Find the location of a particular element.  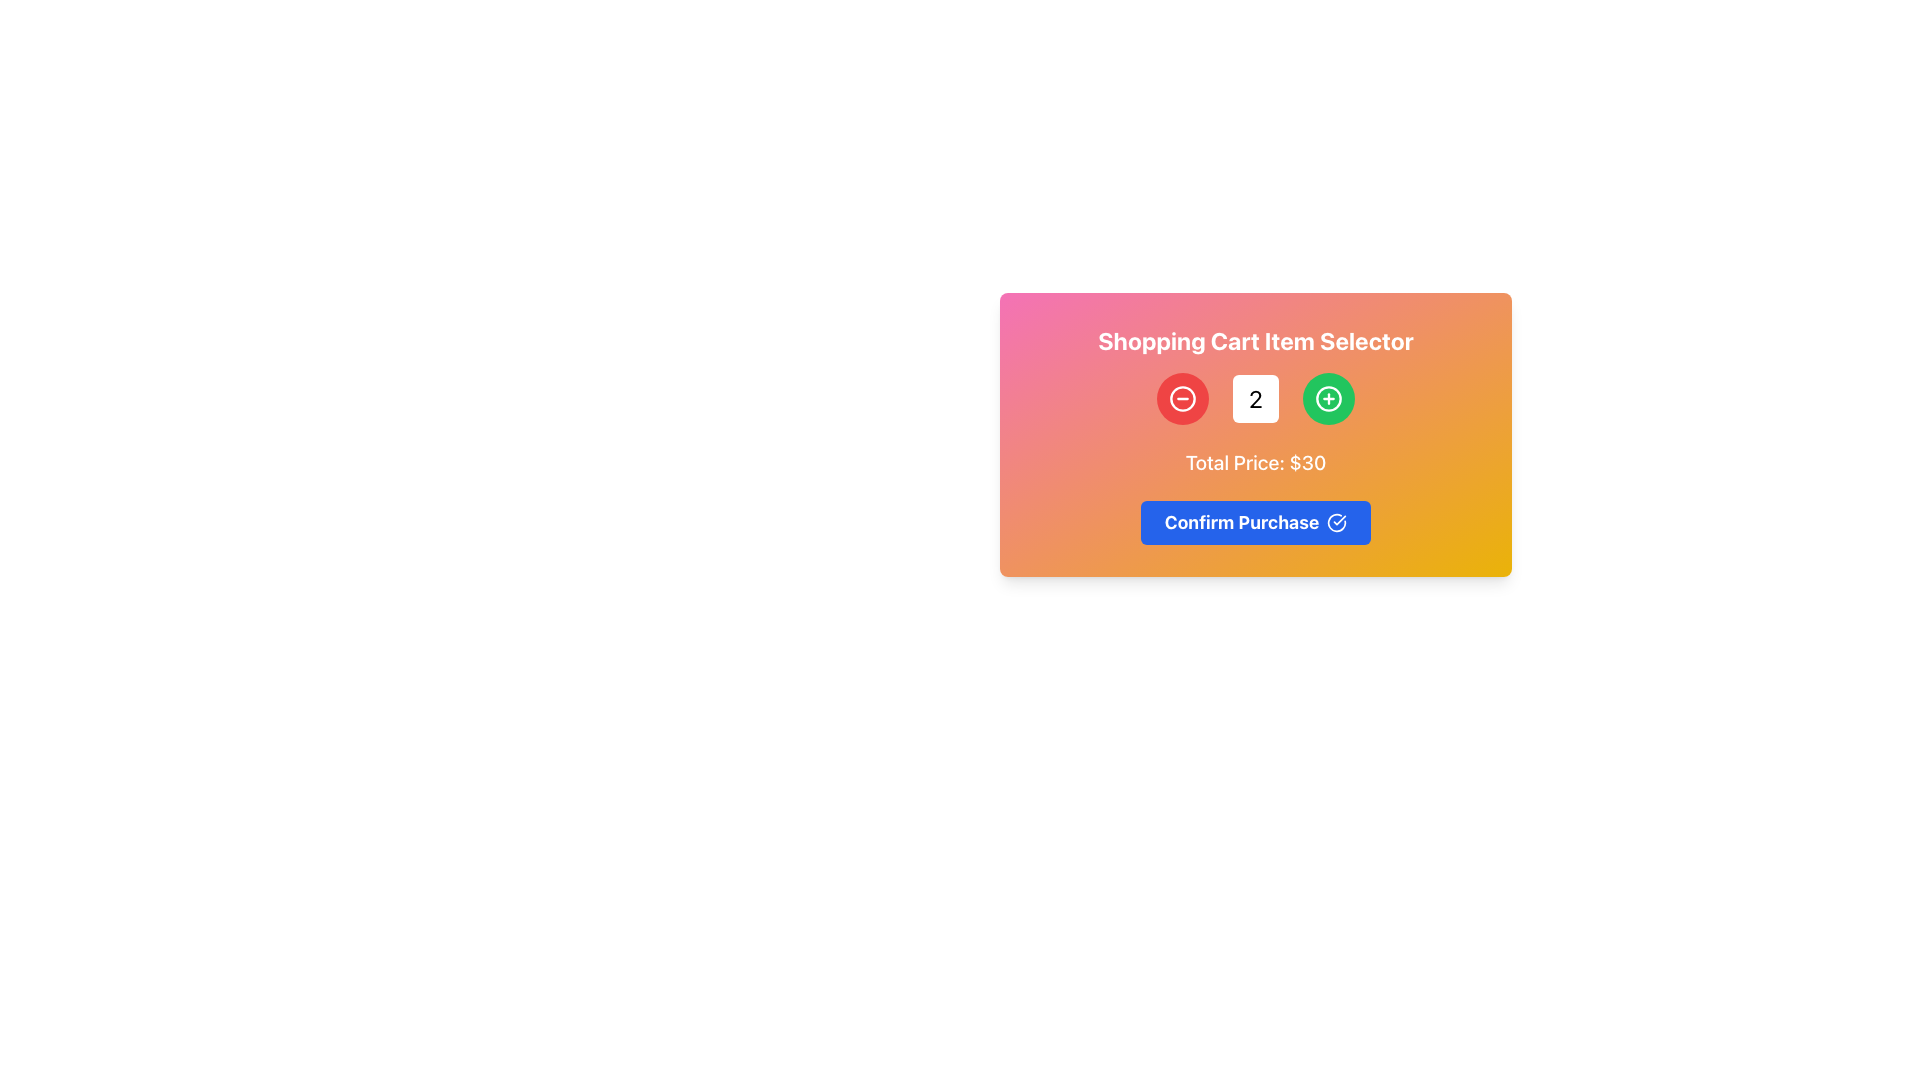

the numerical display label that shows the current value or quantity in the shopping cart interface, positioned between the red and green circular buttons is located at coordinates (1255, 398).